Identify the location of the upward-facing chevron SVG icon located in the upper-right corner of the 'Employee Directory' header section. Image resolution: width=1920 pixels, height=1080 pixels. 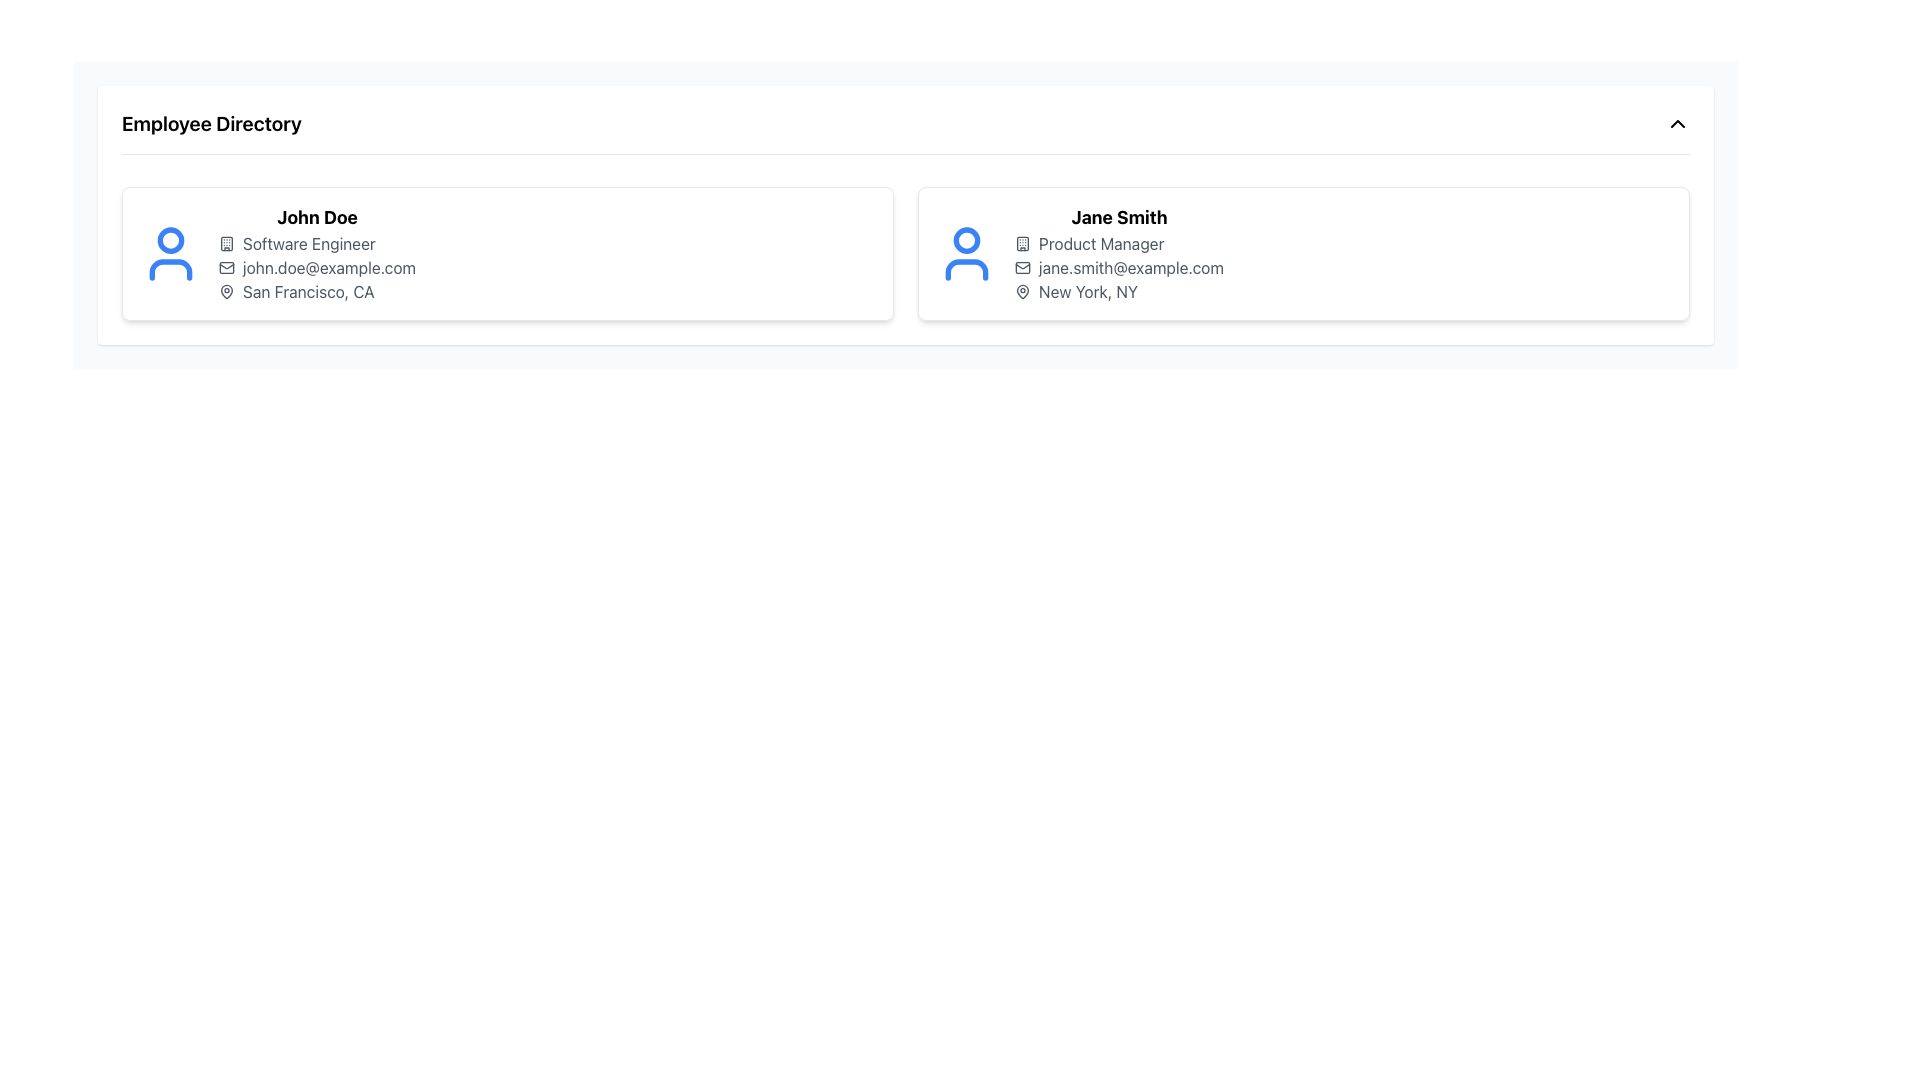
(1678, 123).